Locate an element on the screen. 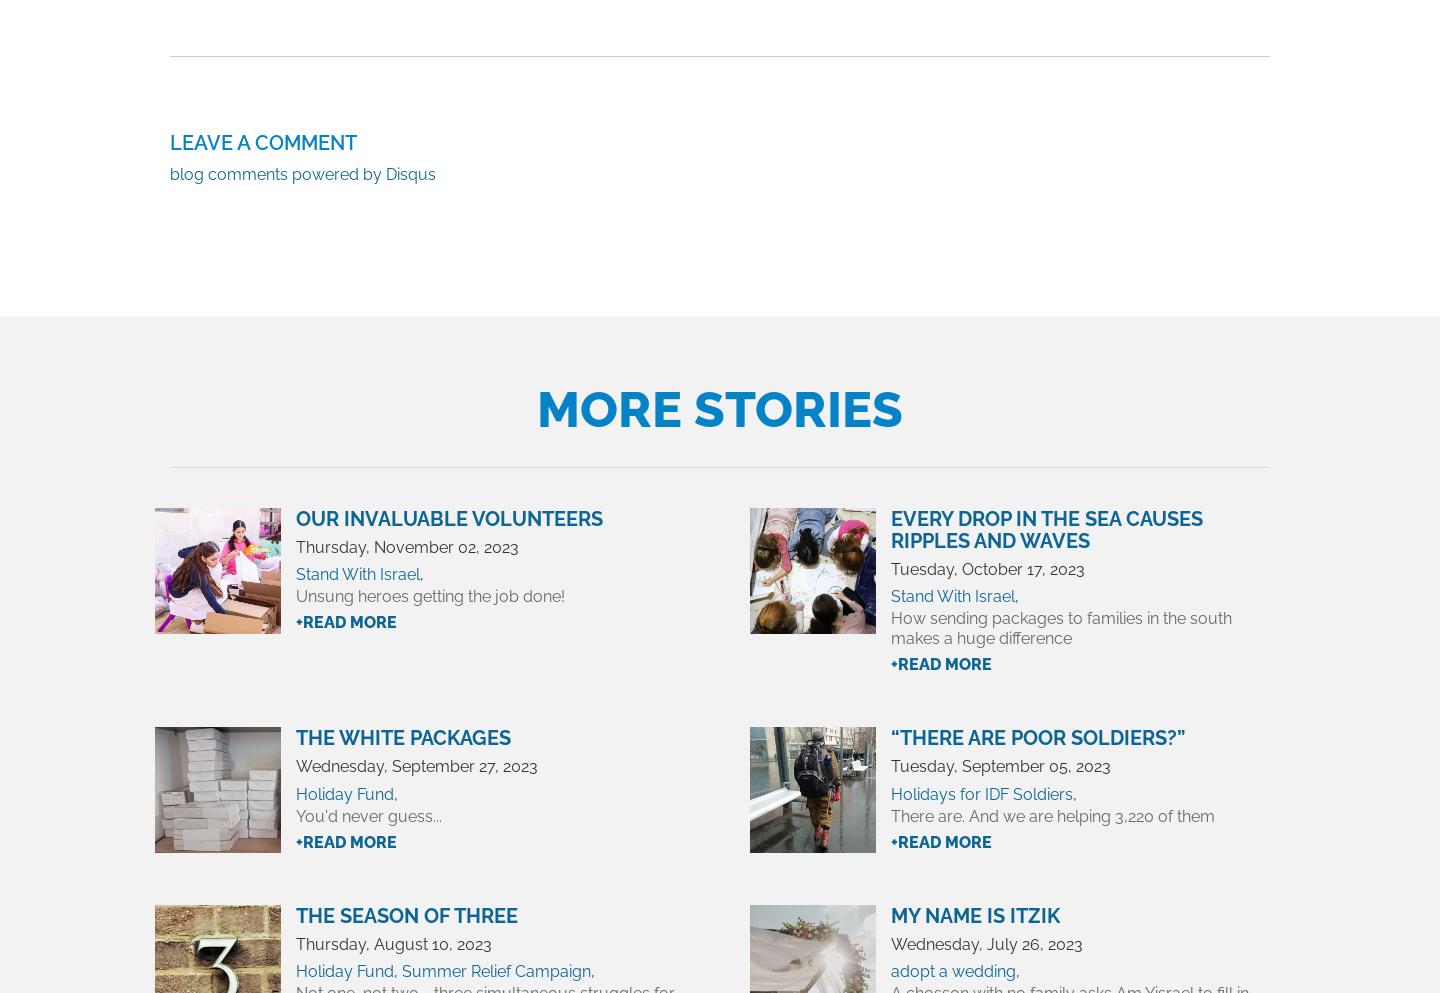  'The Season of Three' is located at coordinates (405, 915).